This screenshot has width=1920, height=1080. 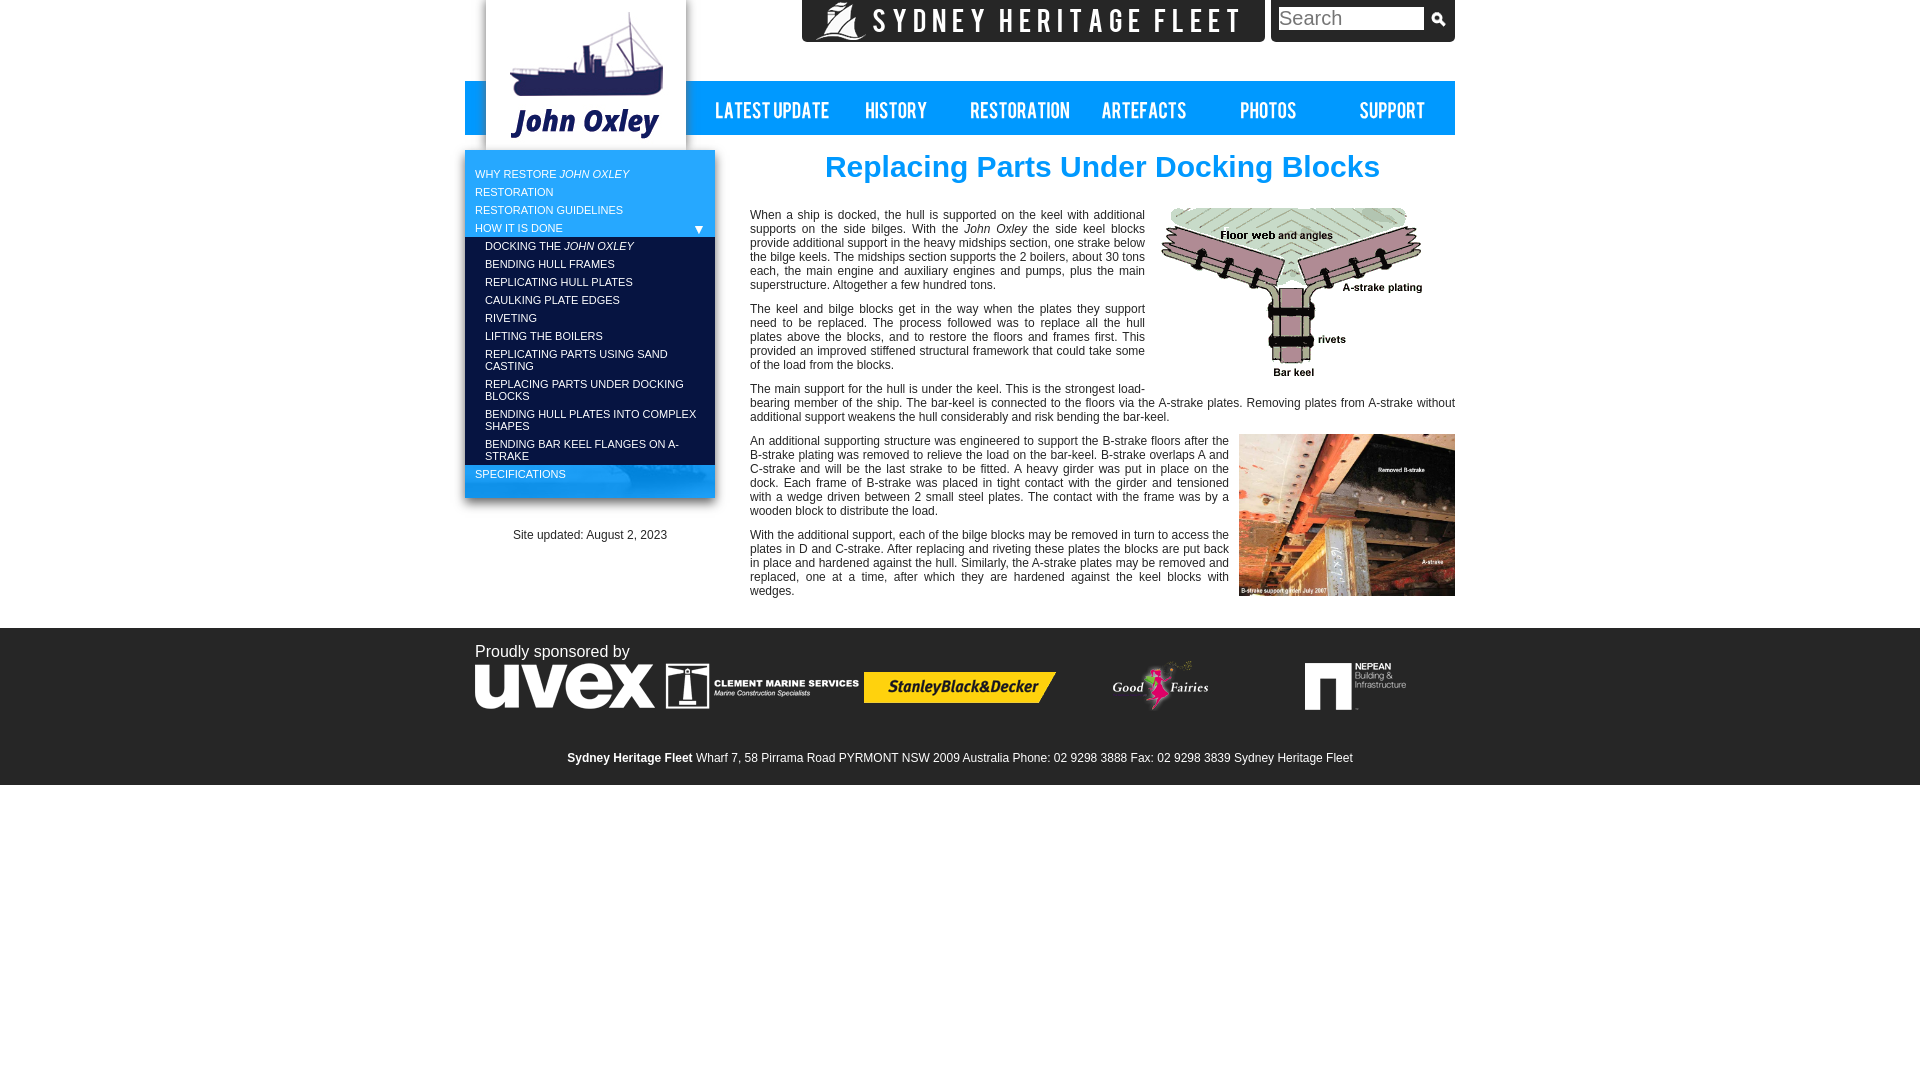 I want to click on 'WHY RESTORE JOHN OXLEY', so click(x=464, y=172).